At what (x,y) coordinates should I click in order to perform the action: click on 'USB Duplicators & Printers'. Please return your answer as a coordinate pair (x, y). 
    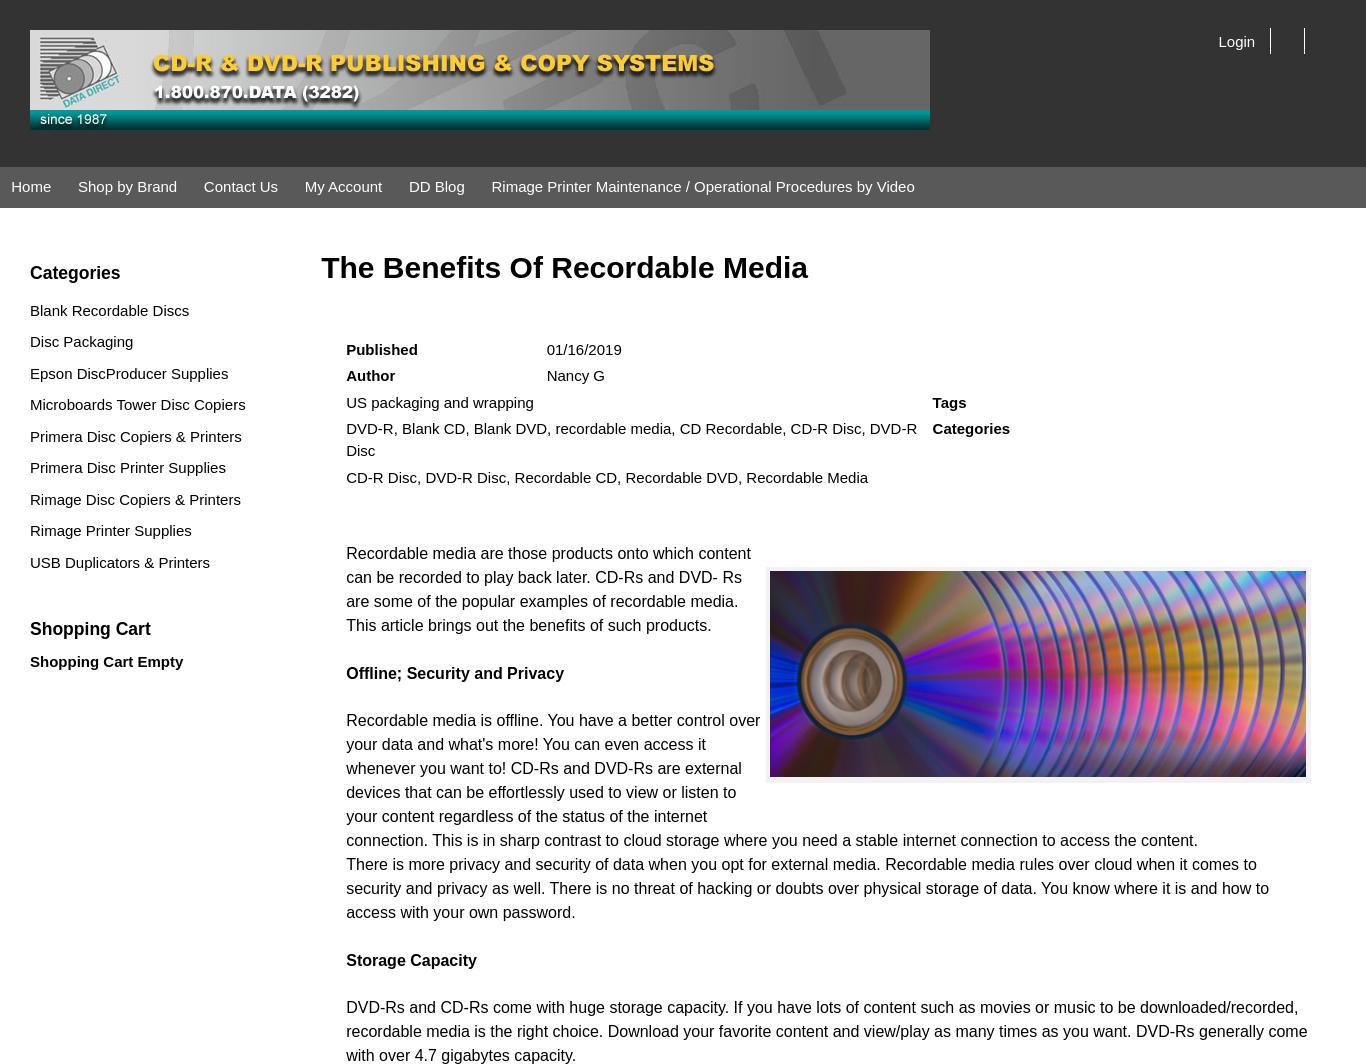
    Looking at the image, I should click on (118, 561).